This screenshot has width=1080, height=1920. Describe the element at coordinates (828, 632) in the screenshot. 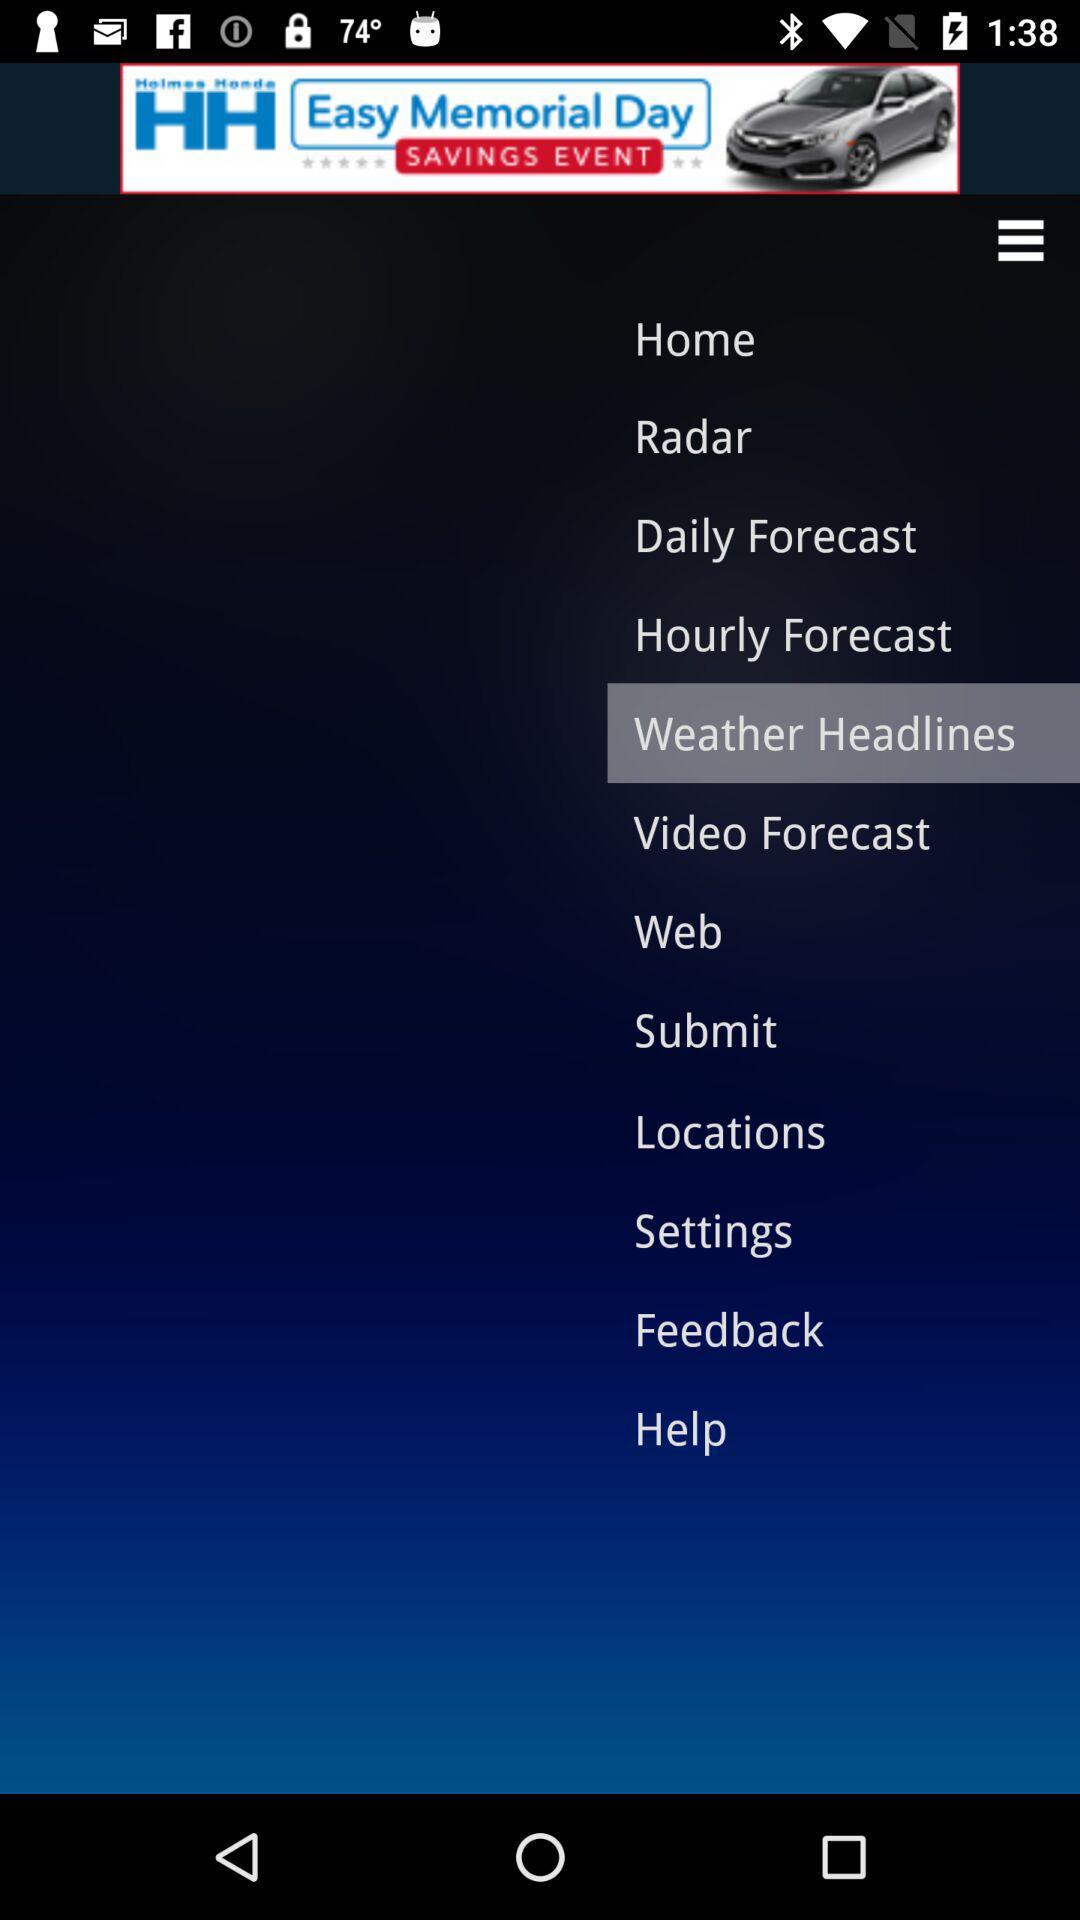

I see `the icon below the daily forecast` at that location.